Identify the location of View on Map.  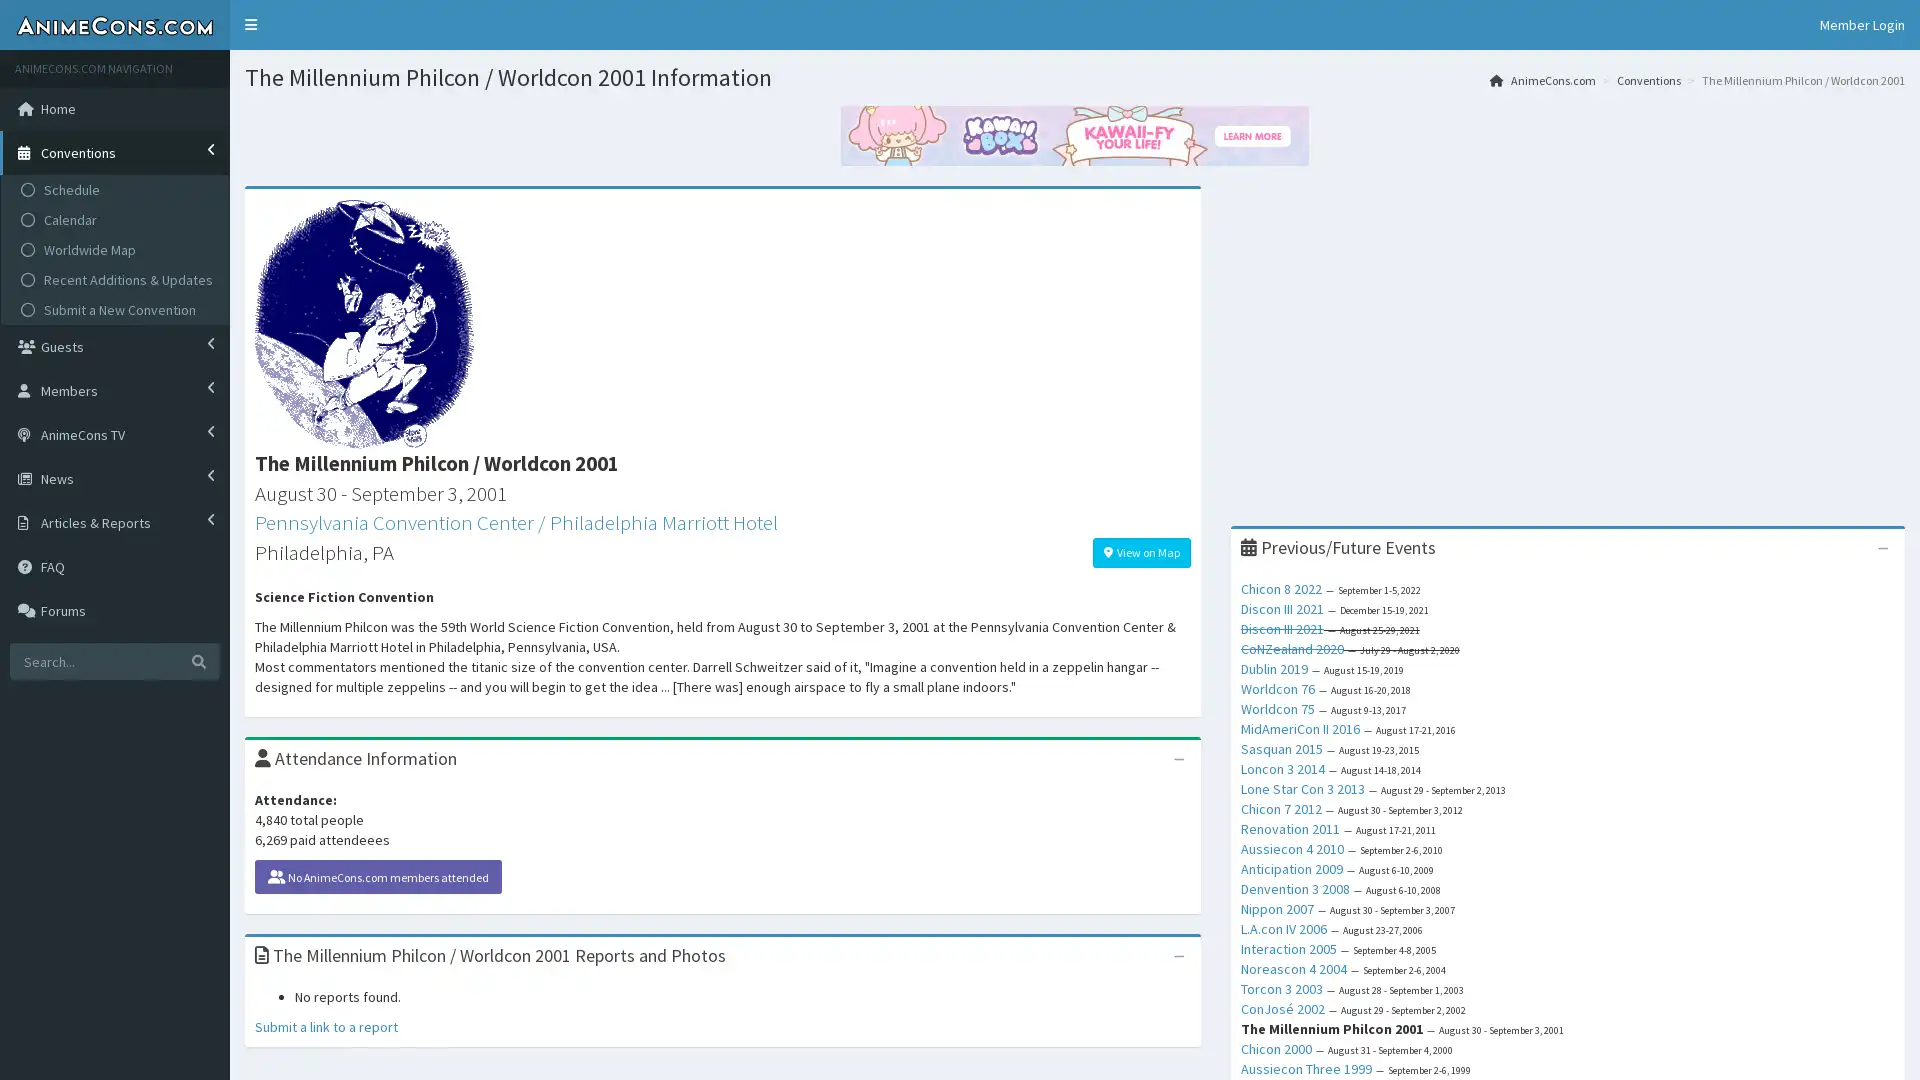
(1141, 551).